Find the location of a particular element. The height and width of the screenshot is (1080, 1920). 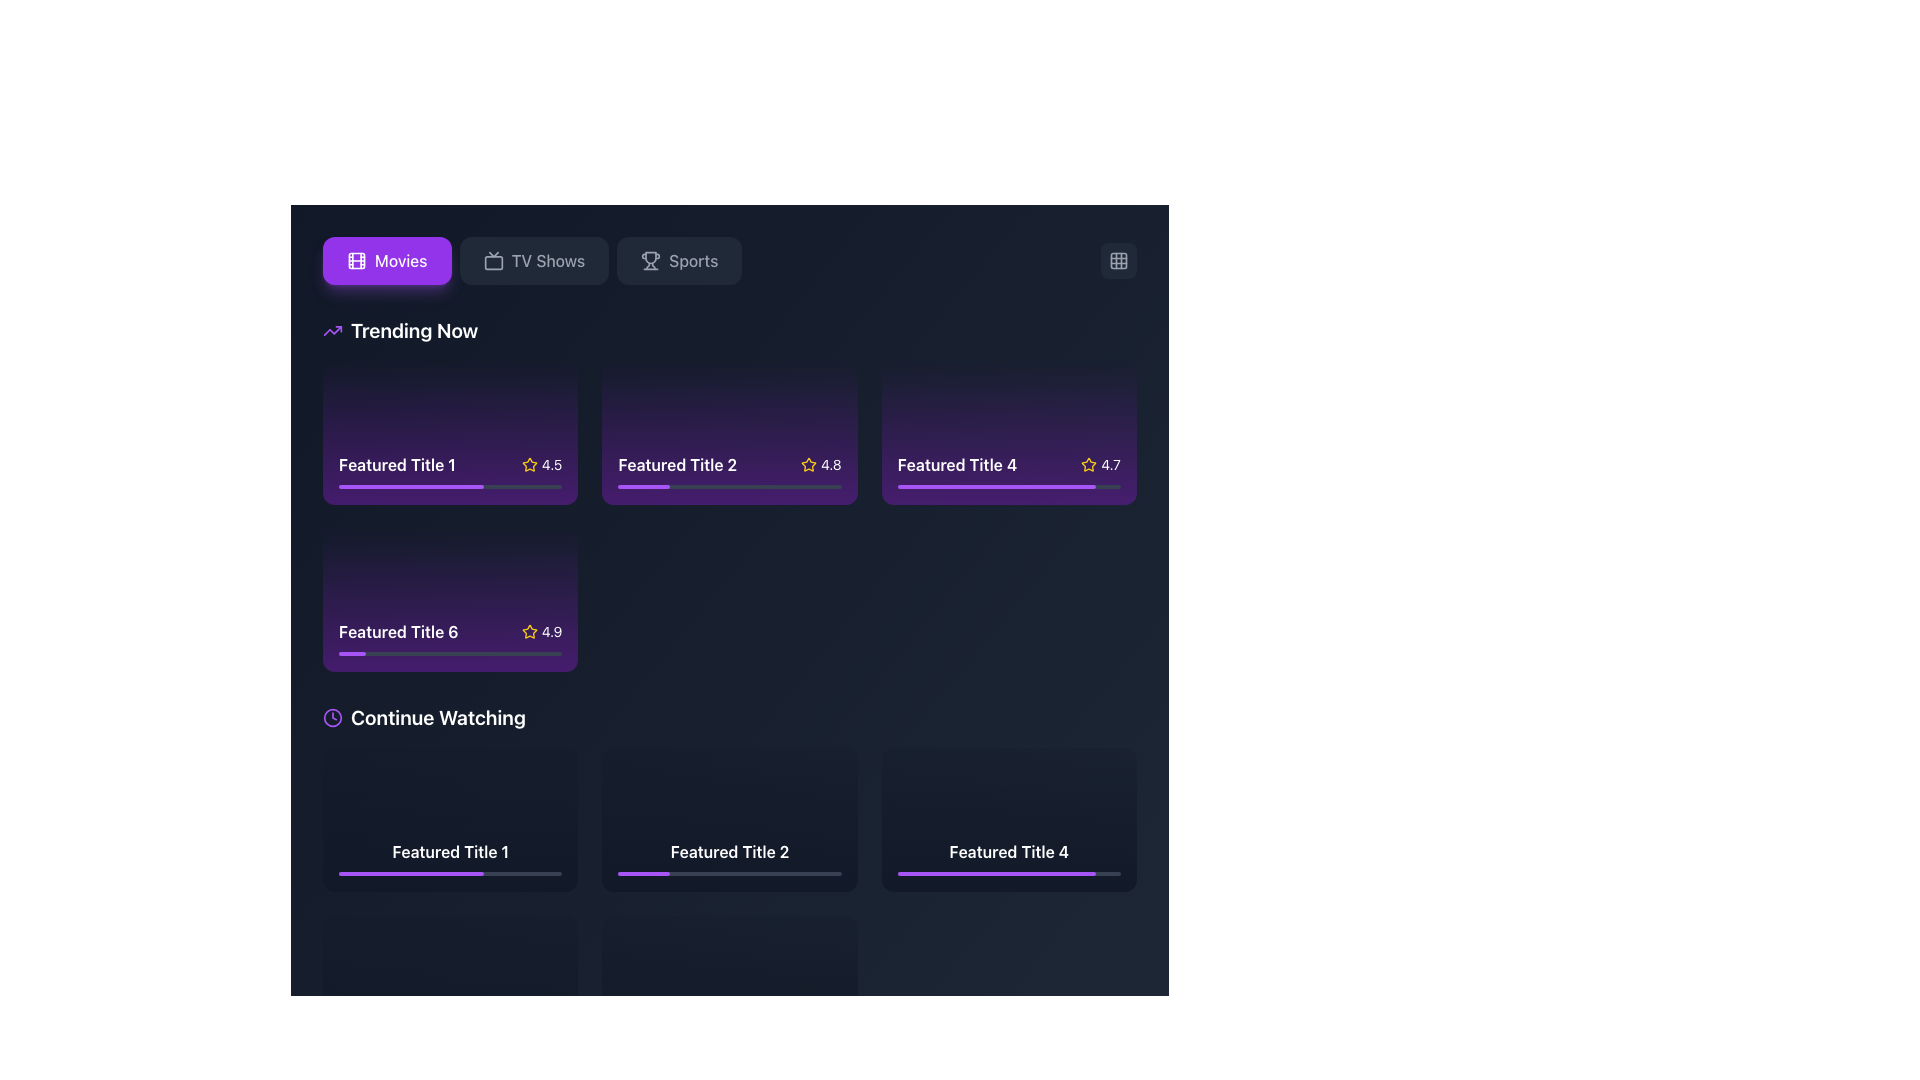

the numeric value '4.7' displayed next to the yellow star icon in the top-right corner of the 'Featured Title 4' card in the 'Trending Now' section is located at coordinates (1100, 464).